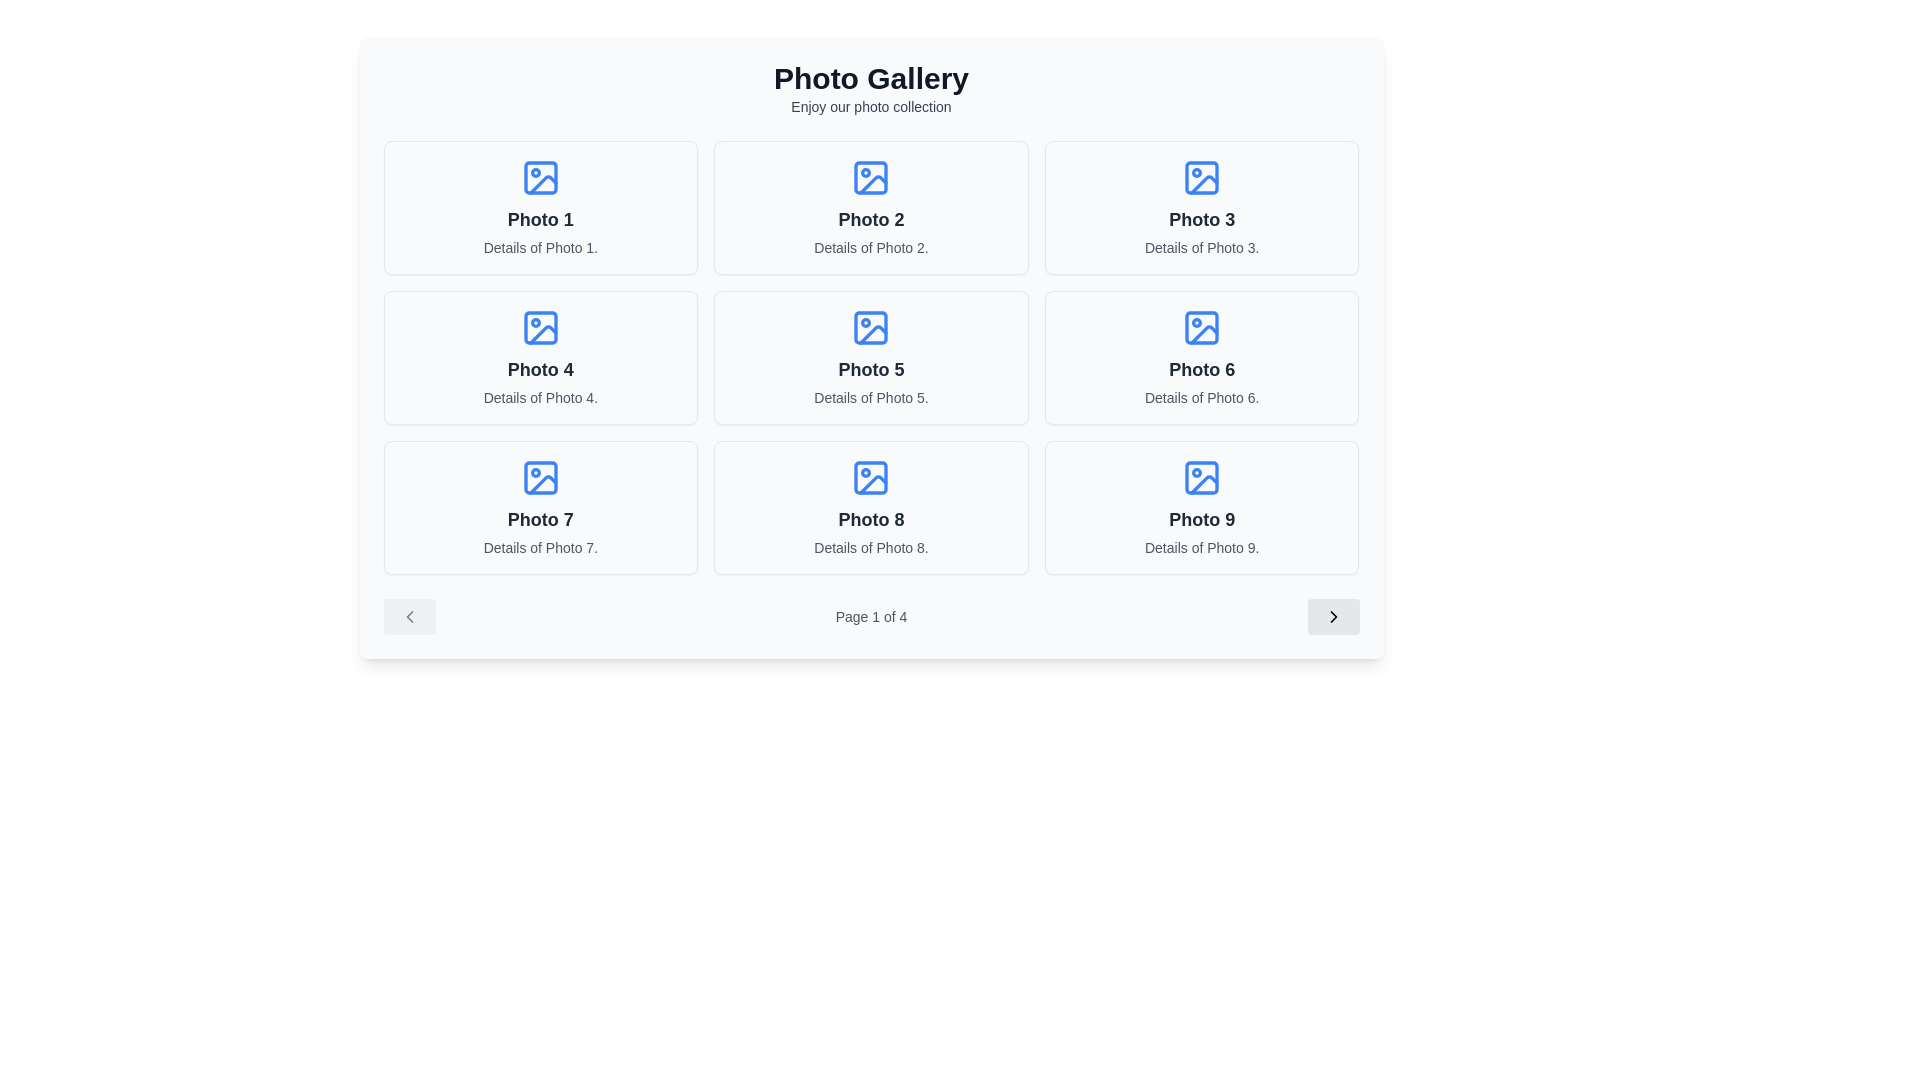 This screenshot has height=1080, width=1920. Describe the element at coordinates (871, 478) in the screenshot. I see `the decorative shape within the image icon of the eighth photo card labeled 'Photo 8'` at that location.